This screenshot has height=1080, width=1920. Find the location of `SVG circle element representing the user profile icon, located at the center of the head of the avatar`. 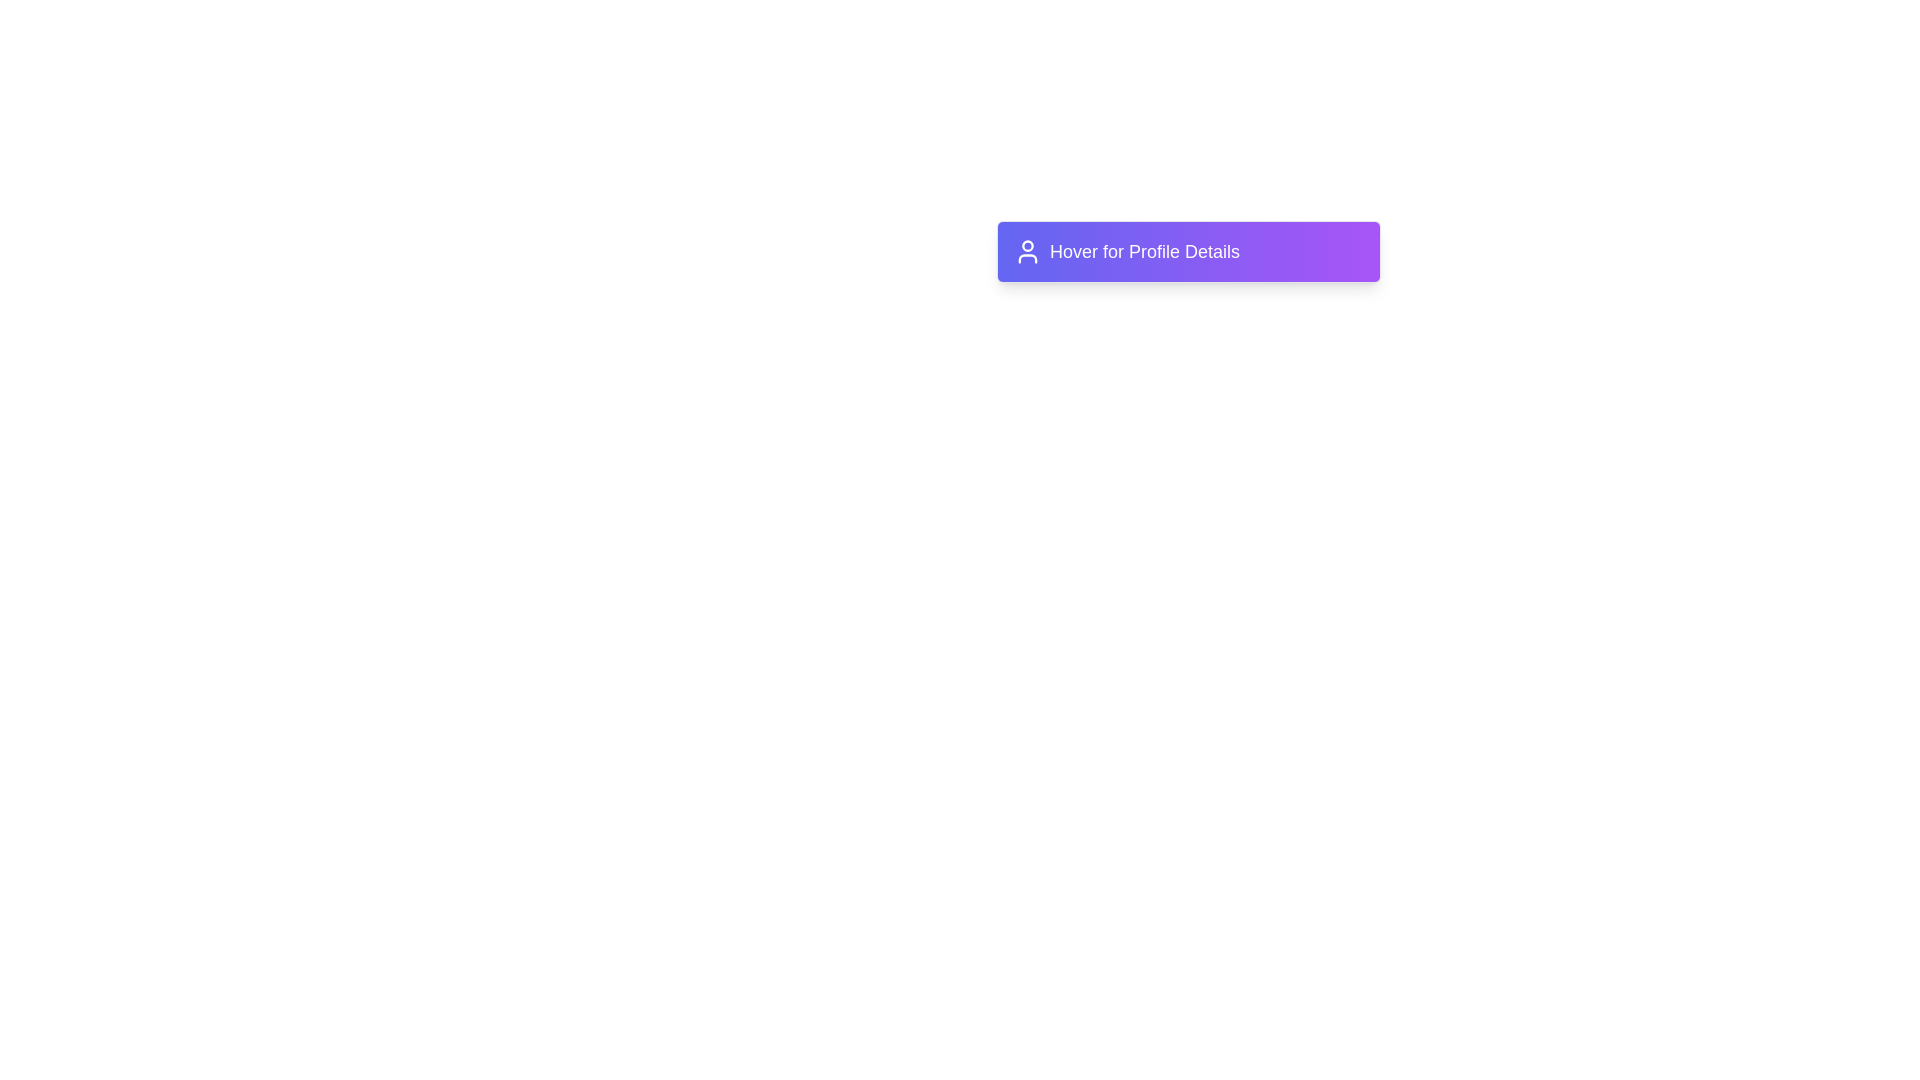

SVG circle element representing the user profile icon, located at the center of the head of the avatar is located at coordinates (1027, 245).